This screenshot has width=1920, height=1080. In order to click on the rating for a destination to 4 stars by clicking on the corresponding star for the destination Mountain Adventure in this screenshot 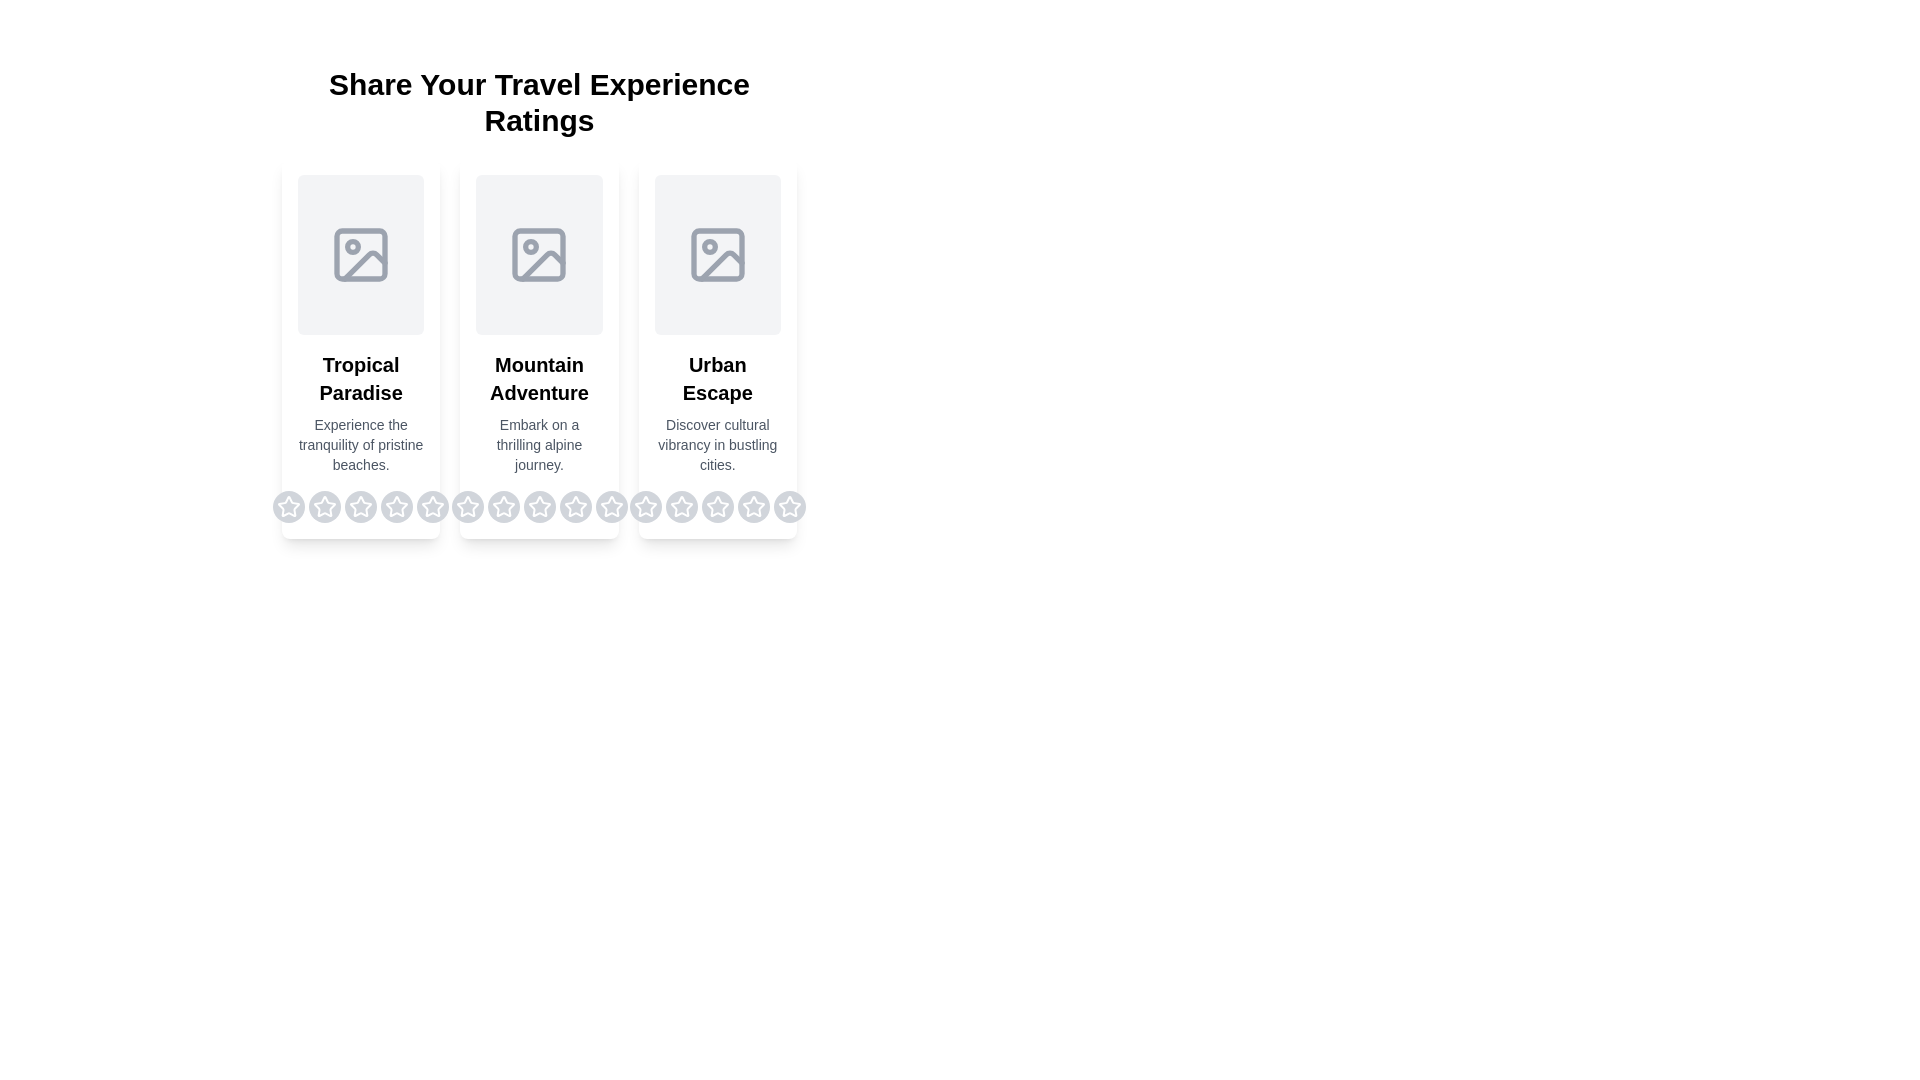, I will do `click(574, 505)`.